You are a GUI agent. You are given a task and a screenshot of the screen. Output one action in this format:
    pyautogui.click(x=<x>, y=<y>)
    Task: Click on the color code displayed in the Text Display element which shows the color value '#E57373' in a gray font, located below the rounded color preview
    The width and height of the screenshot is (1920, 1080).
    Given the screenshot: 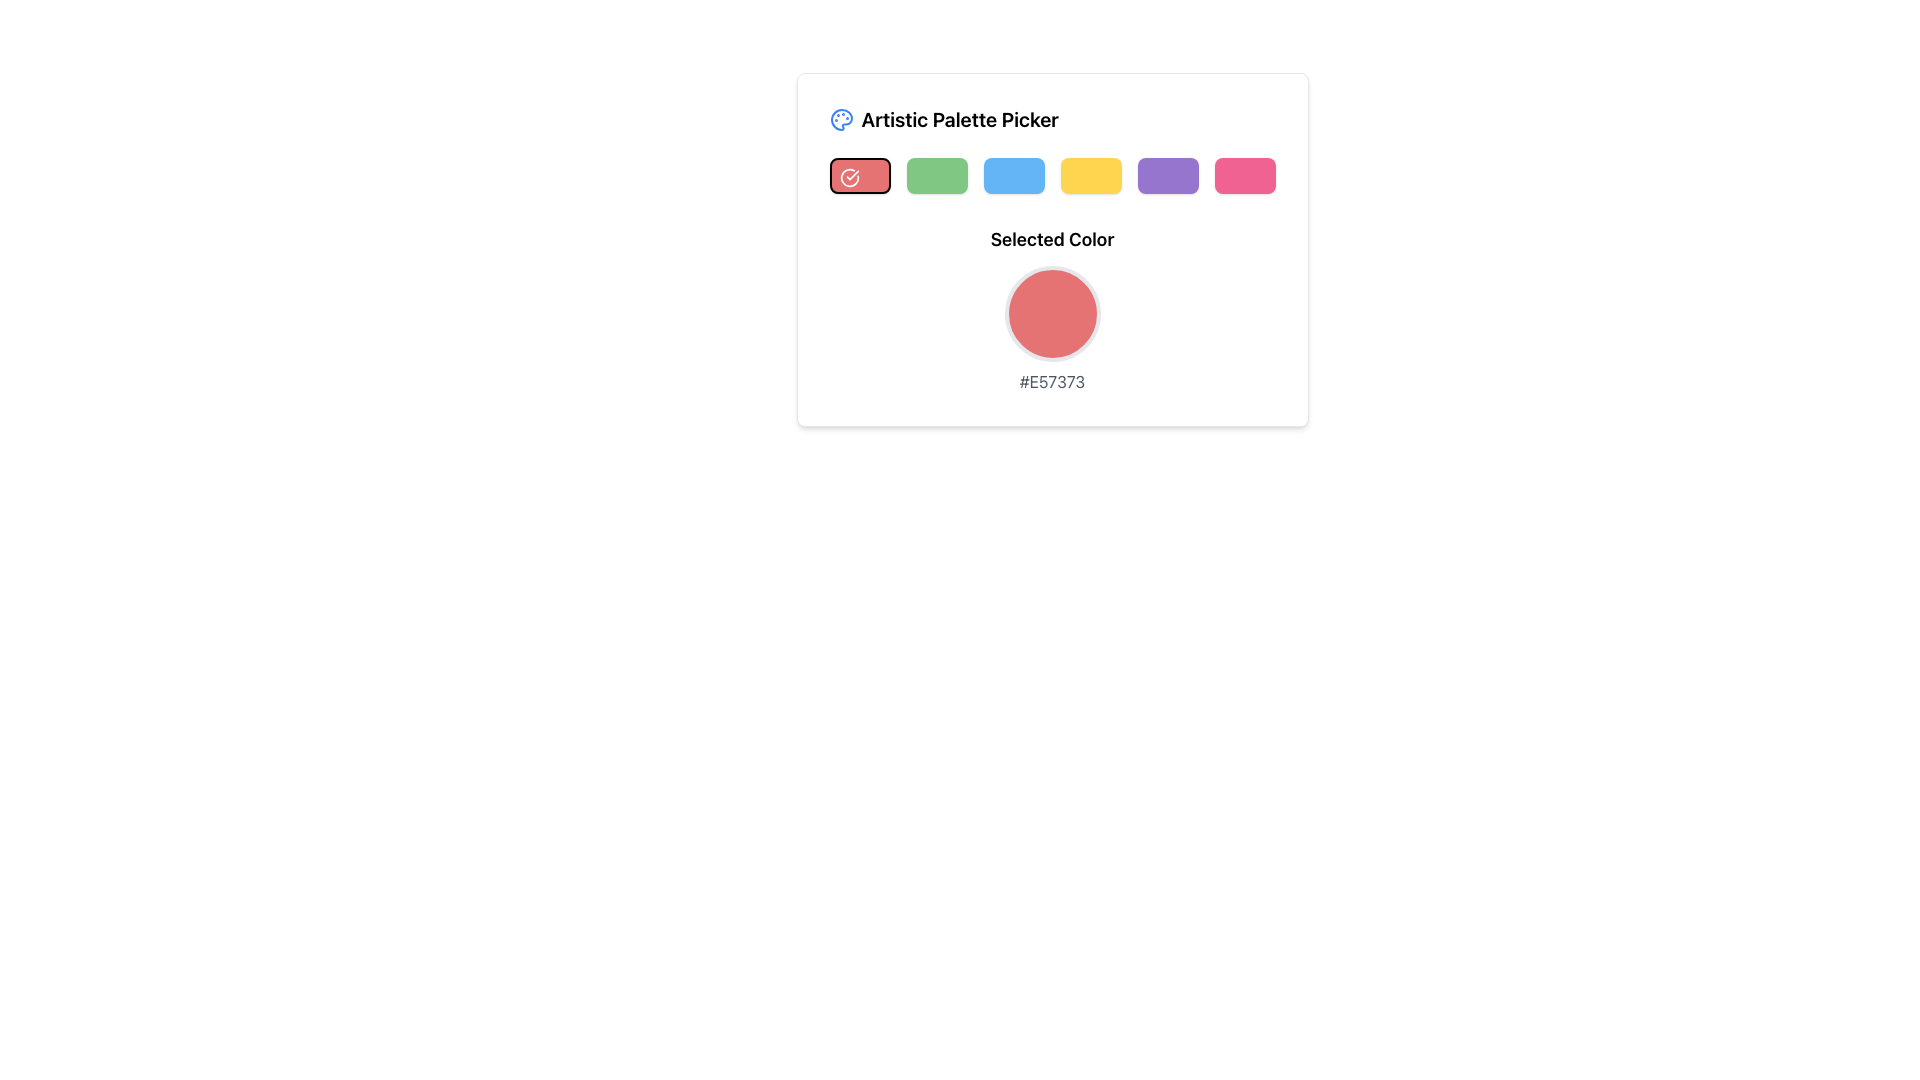 What is the action you would take?
    pyautogui.click(x=1051, y=381)
    